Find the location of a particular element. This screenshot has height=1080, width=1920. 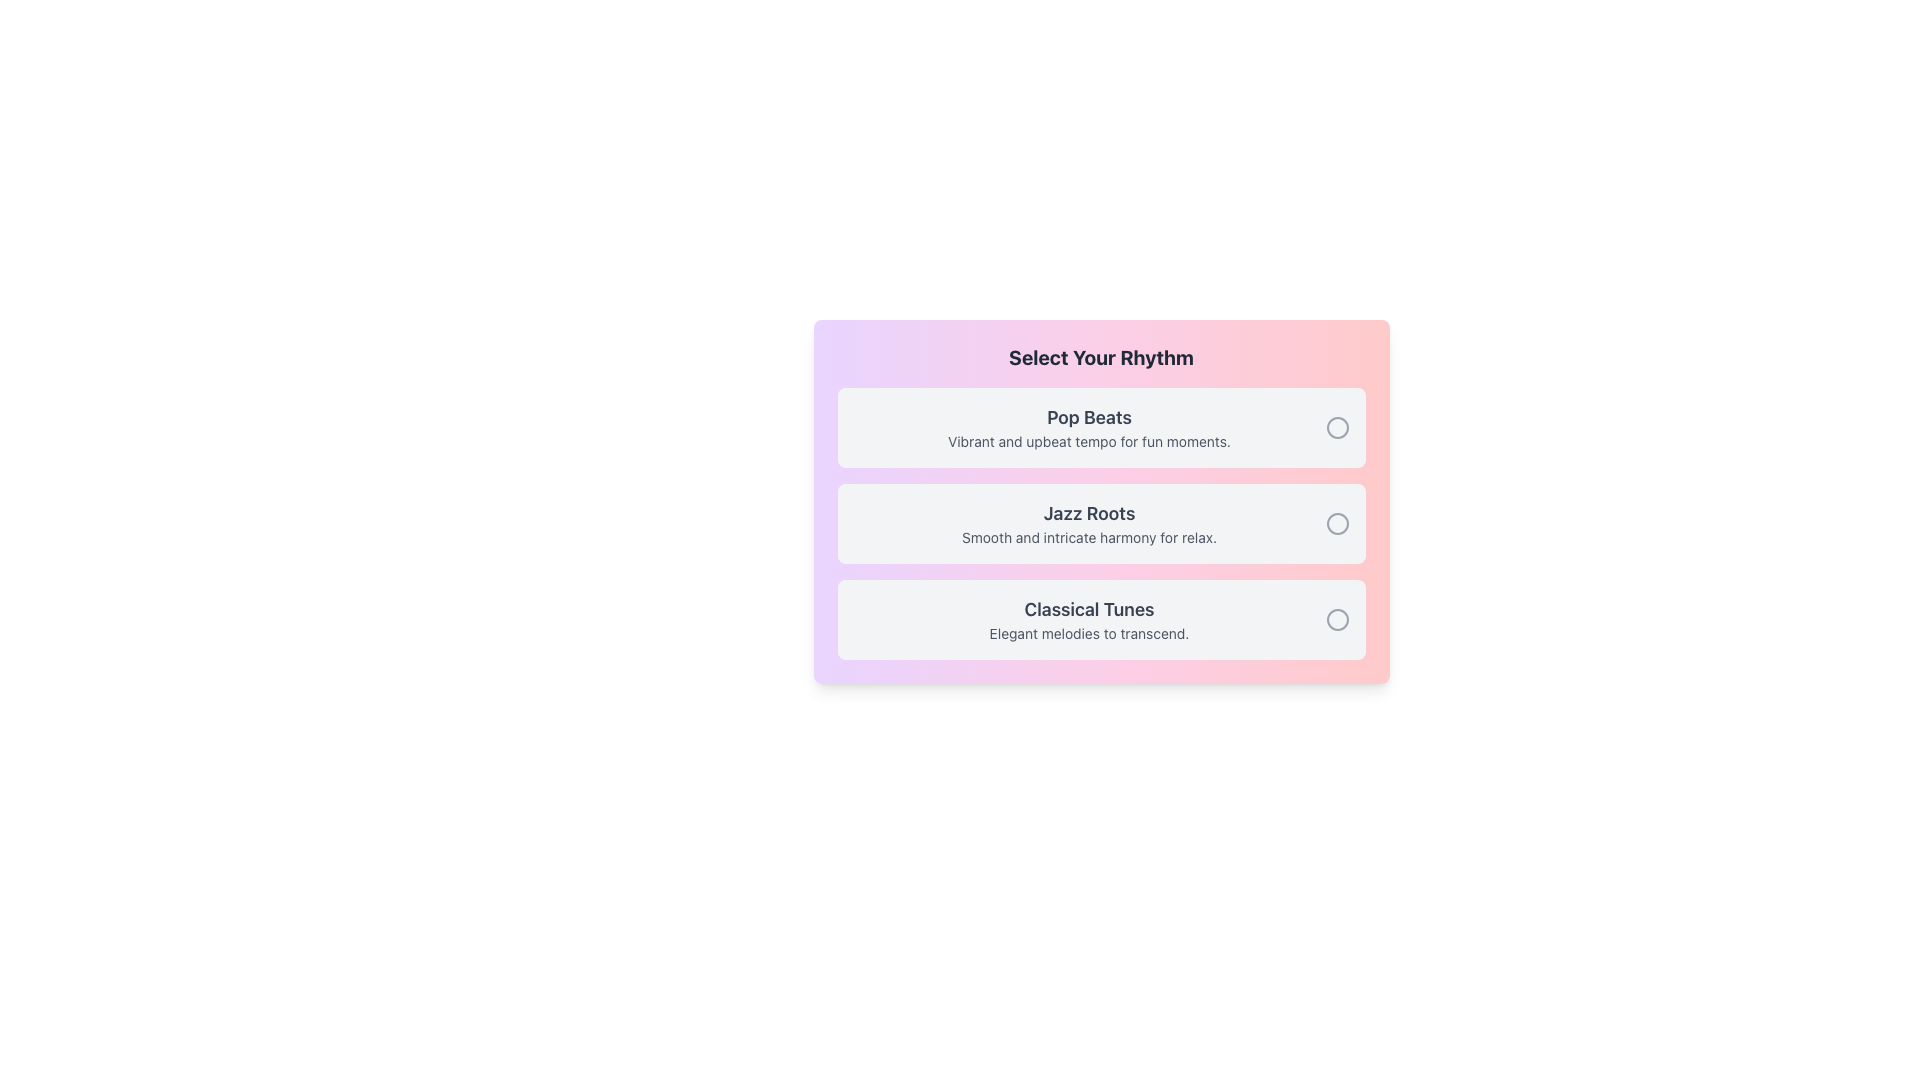

the 'Jazz Roots' text display, which represents a selectable option for a music style, located between 'Pop Beats' and 'Classical Tunes' is located at coordinates (1088, 523).